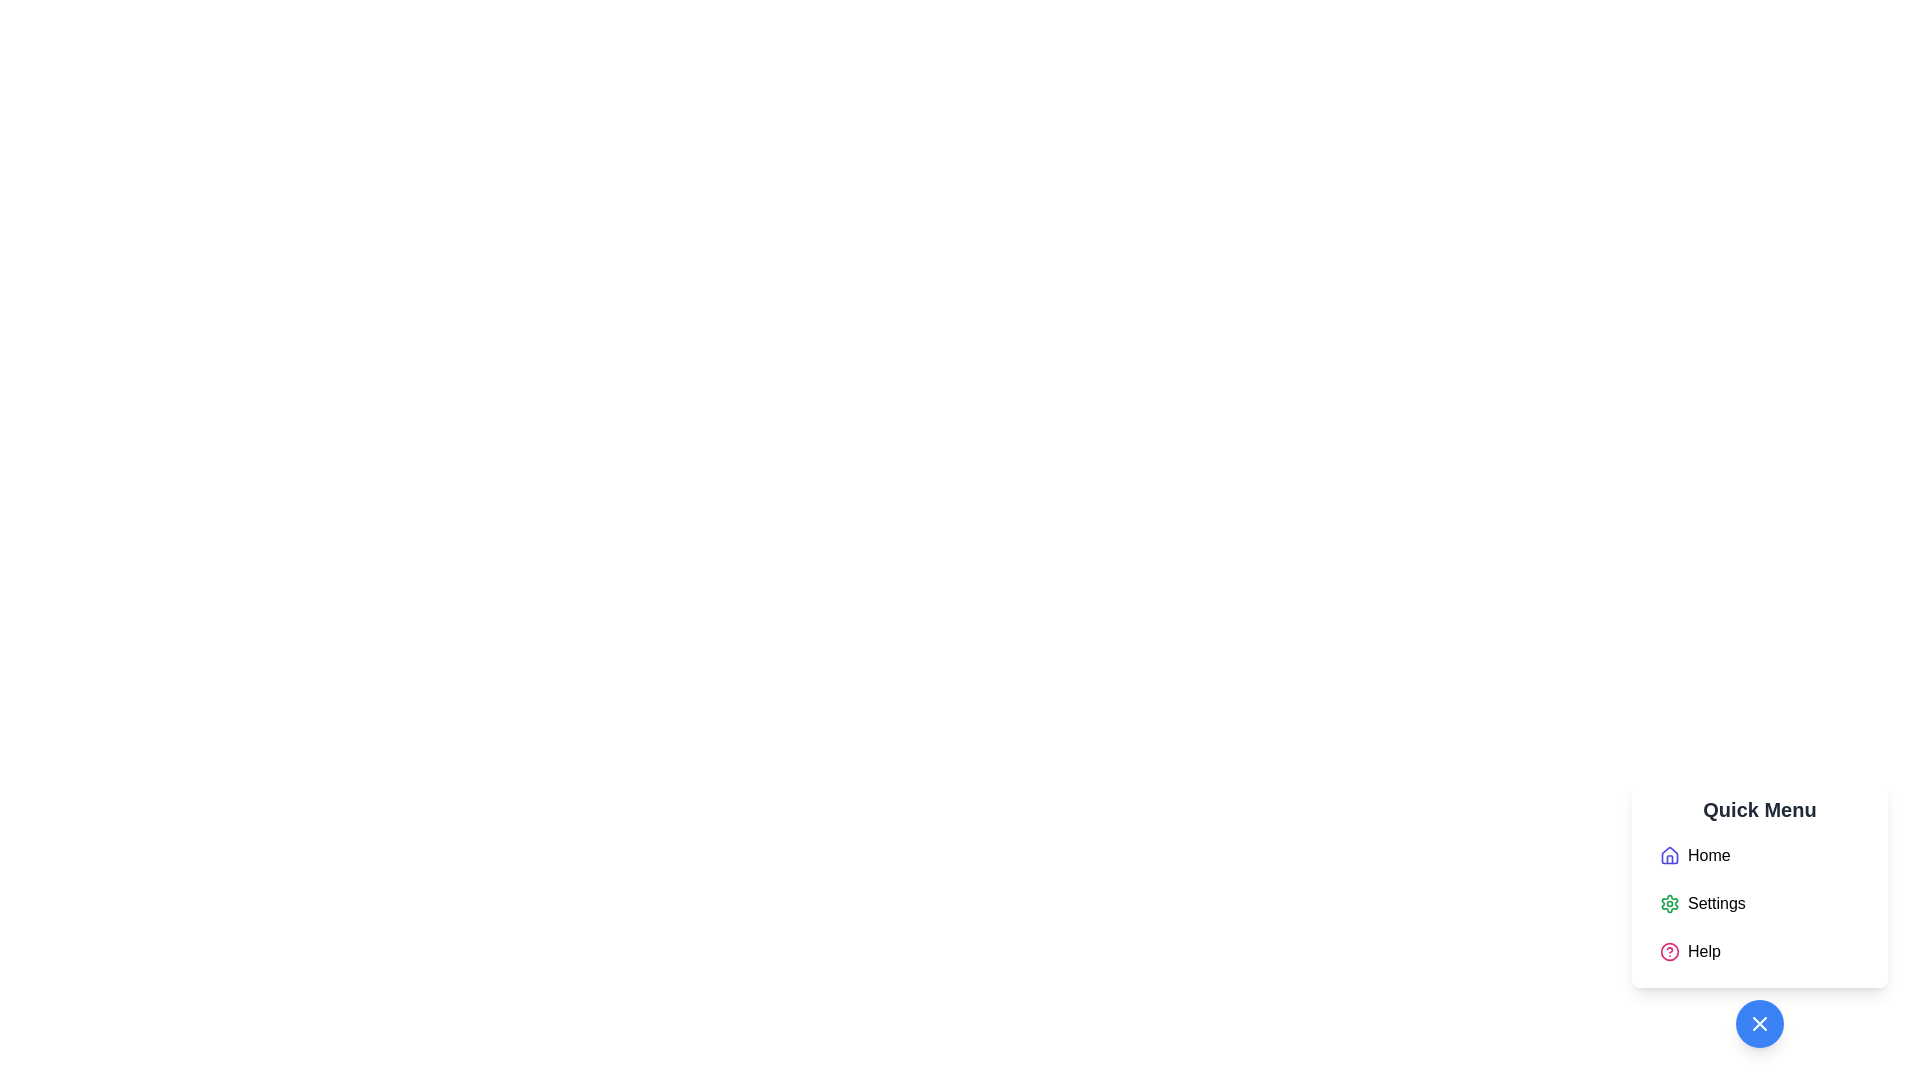 The height and width of the screenshot is (1080, 1920). I want to click on the minimalist 'X' icon within the blue circular button located at the bottom-right corner of the interface, so click(1760, 1023).